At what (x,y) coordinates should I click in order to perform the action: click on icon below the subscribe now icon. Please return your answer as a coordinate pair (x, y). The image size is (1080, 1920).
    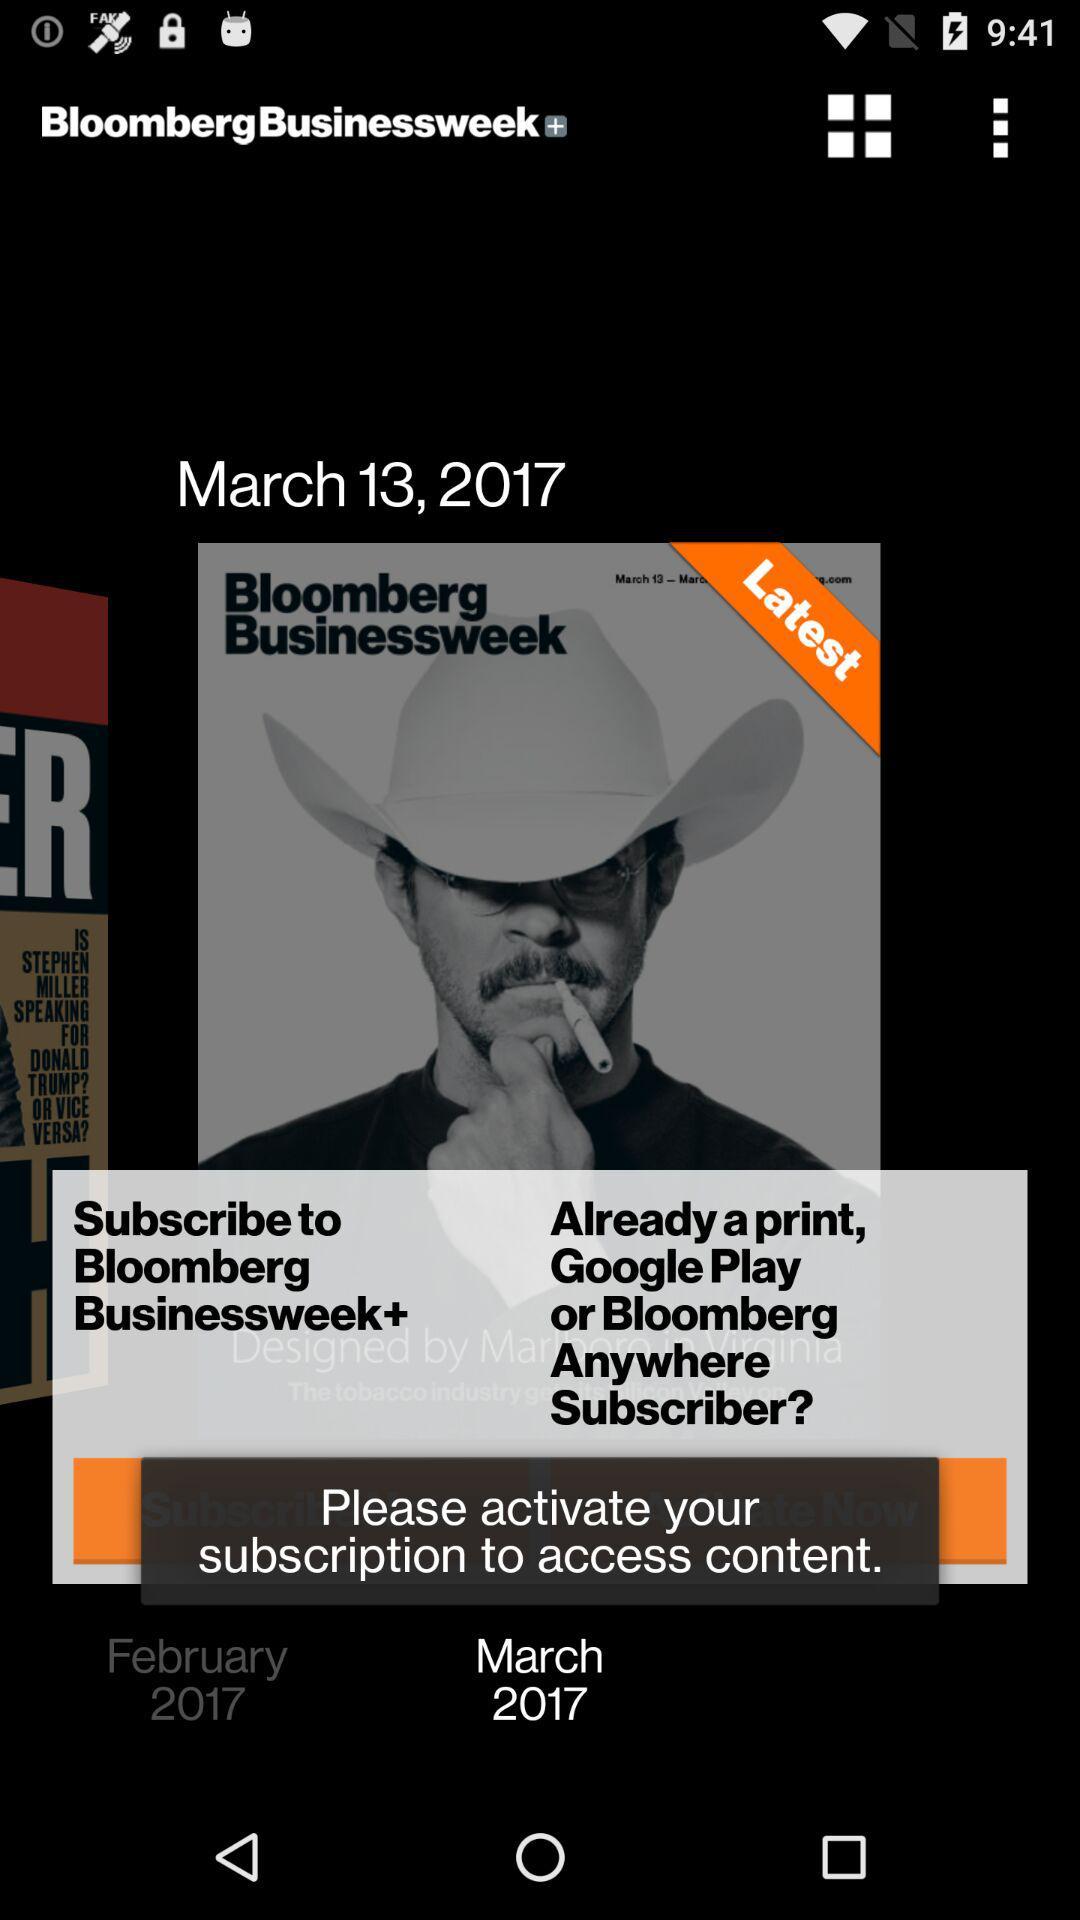
    Looking at the image, I should click on (197, 1680).